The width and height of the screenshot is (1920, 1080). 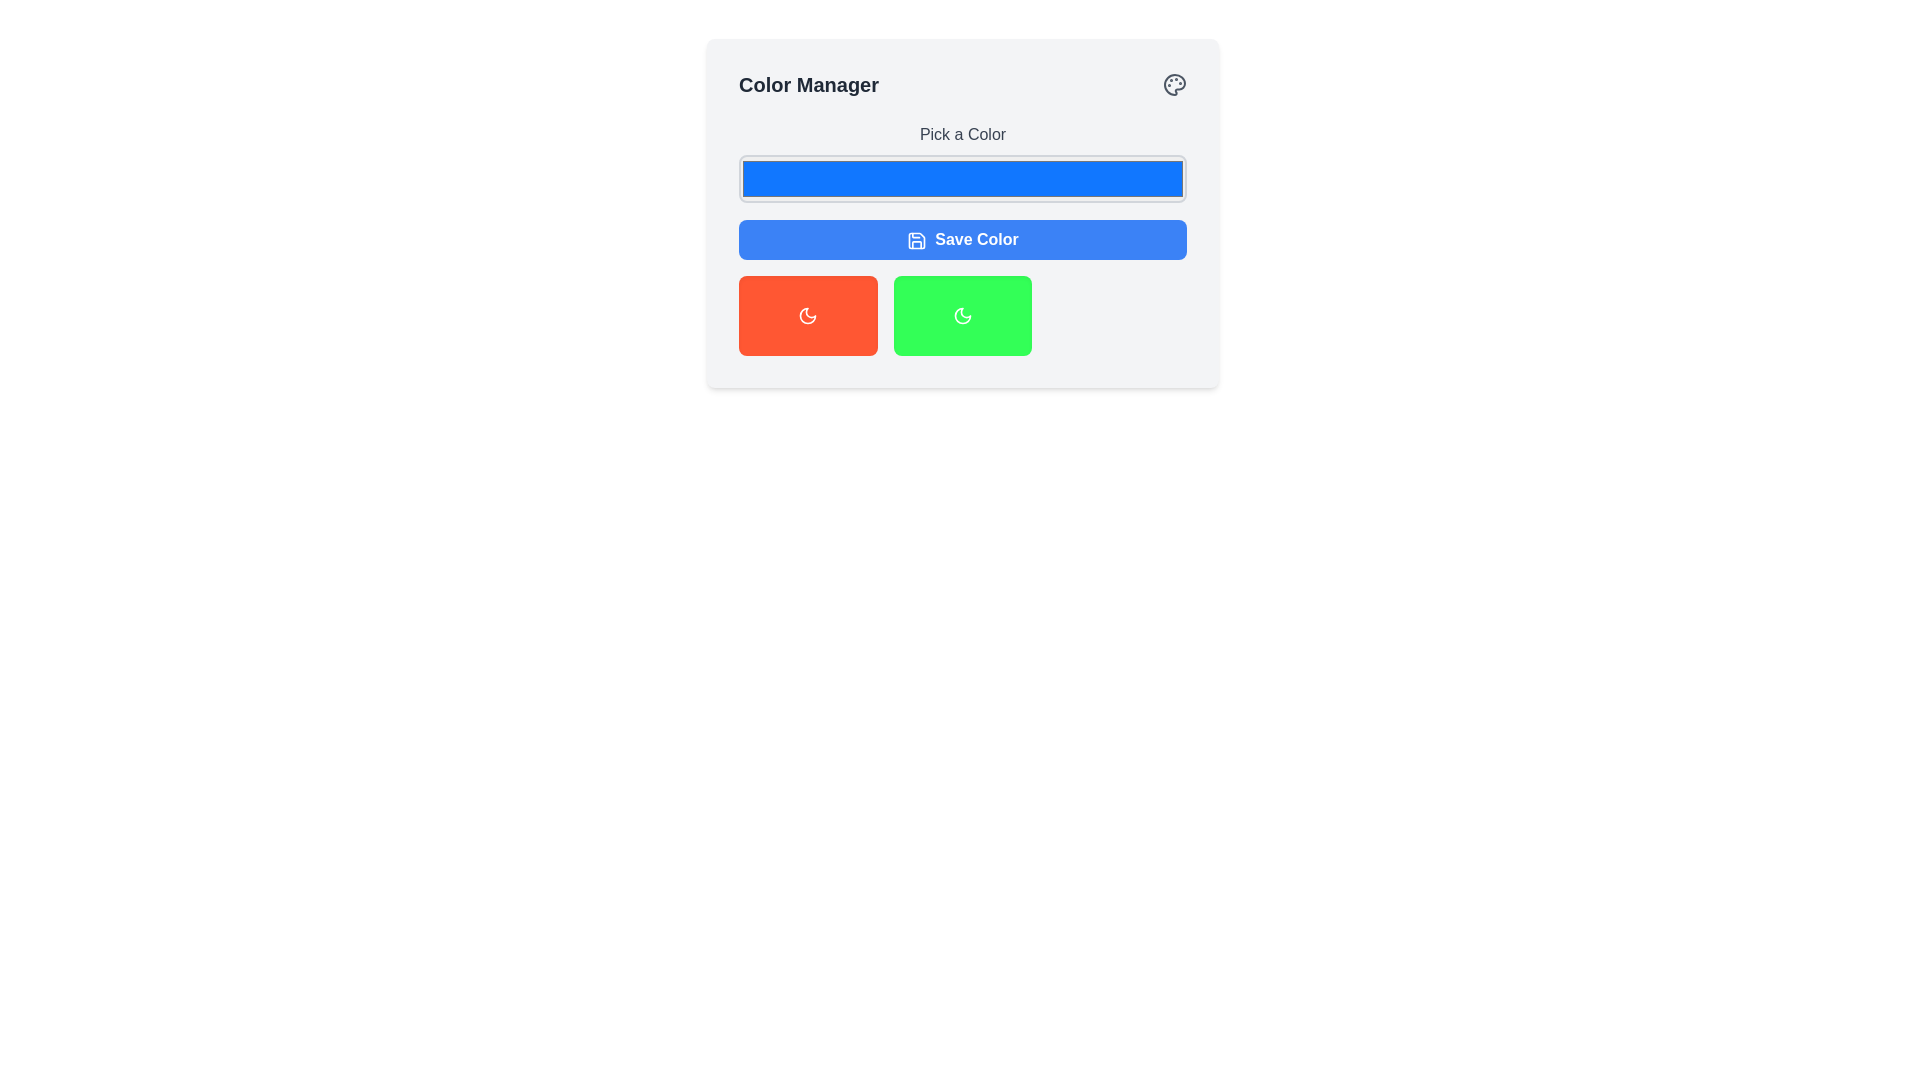 What do you see at coordinates (963, 315) in the screenshot?
I see `the nighttime or dark mode toggle icon located inside the green button on the bottom-right of the interface` at bounding box center [963, 315].